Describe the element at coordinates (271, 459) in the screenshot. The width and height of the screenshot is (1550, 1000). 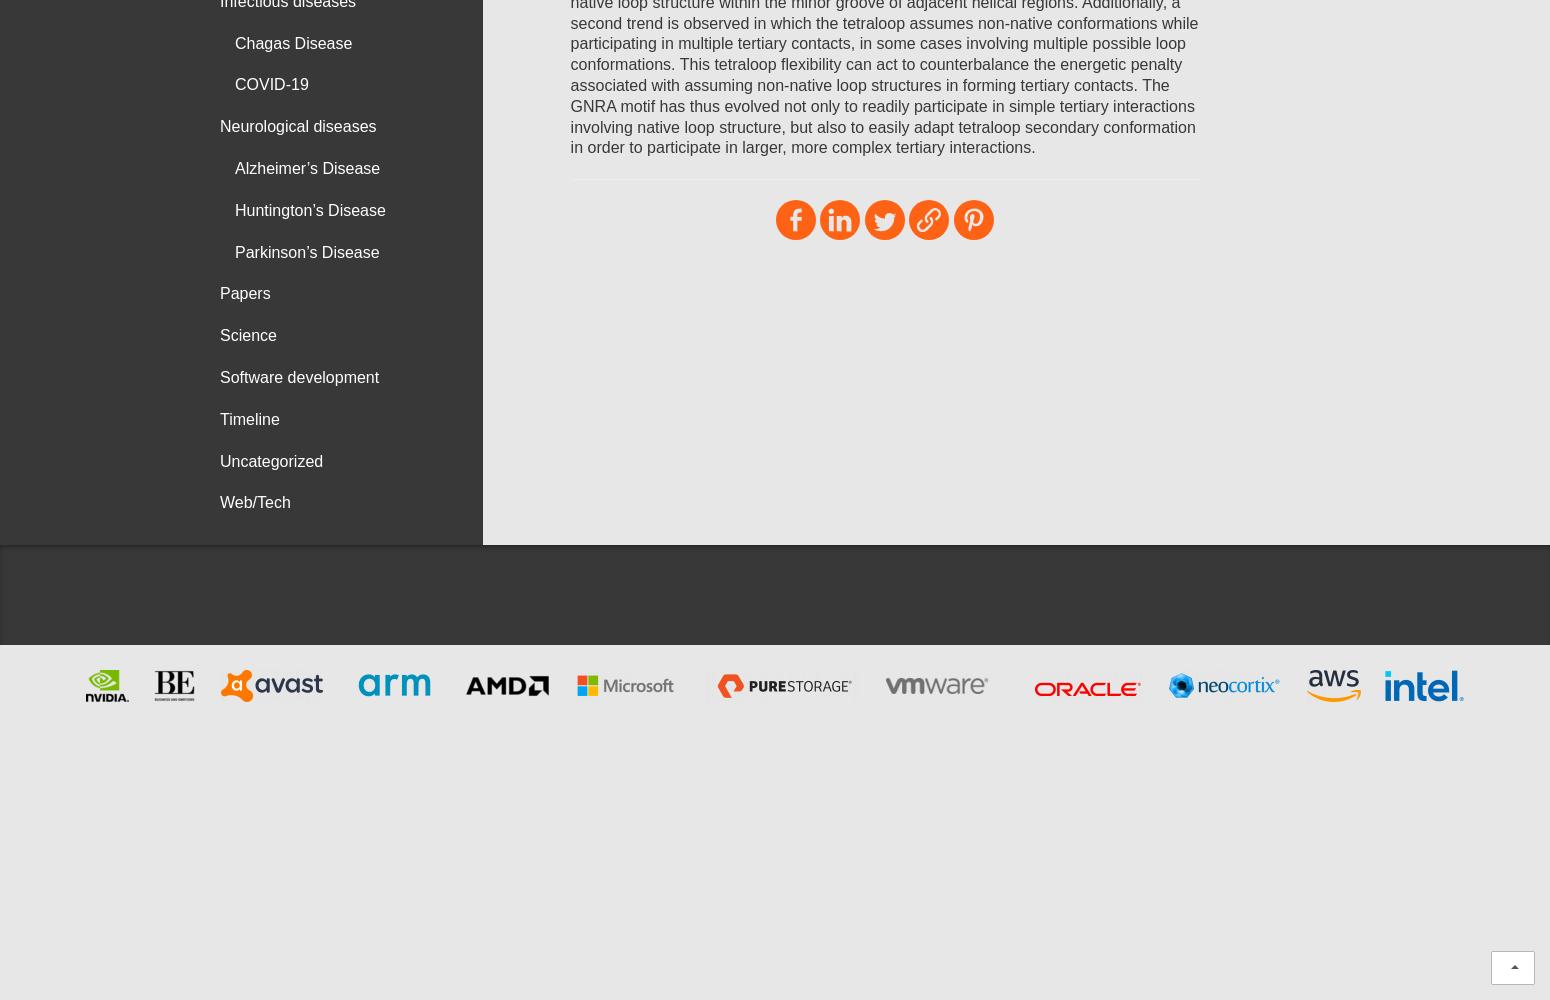
I see `'Uncategorized'` at that location.